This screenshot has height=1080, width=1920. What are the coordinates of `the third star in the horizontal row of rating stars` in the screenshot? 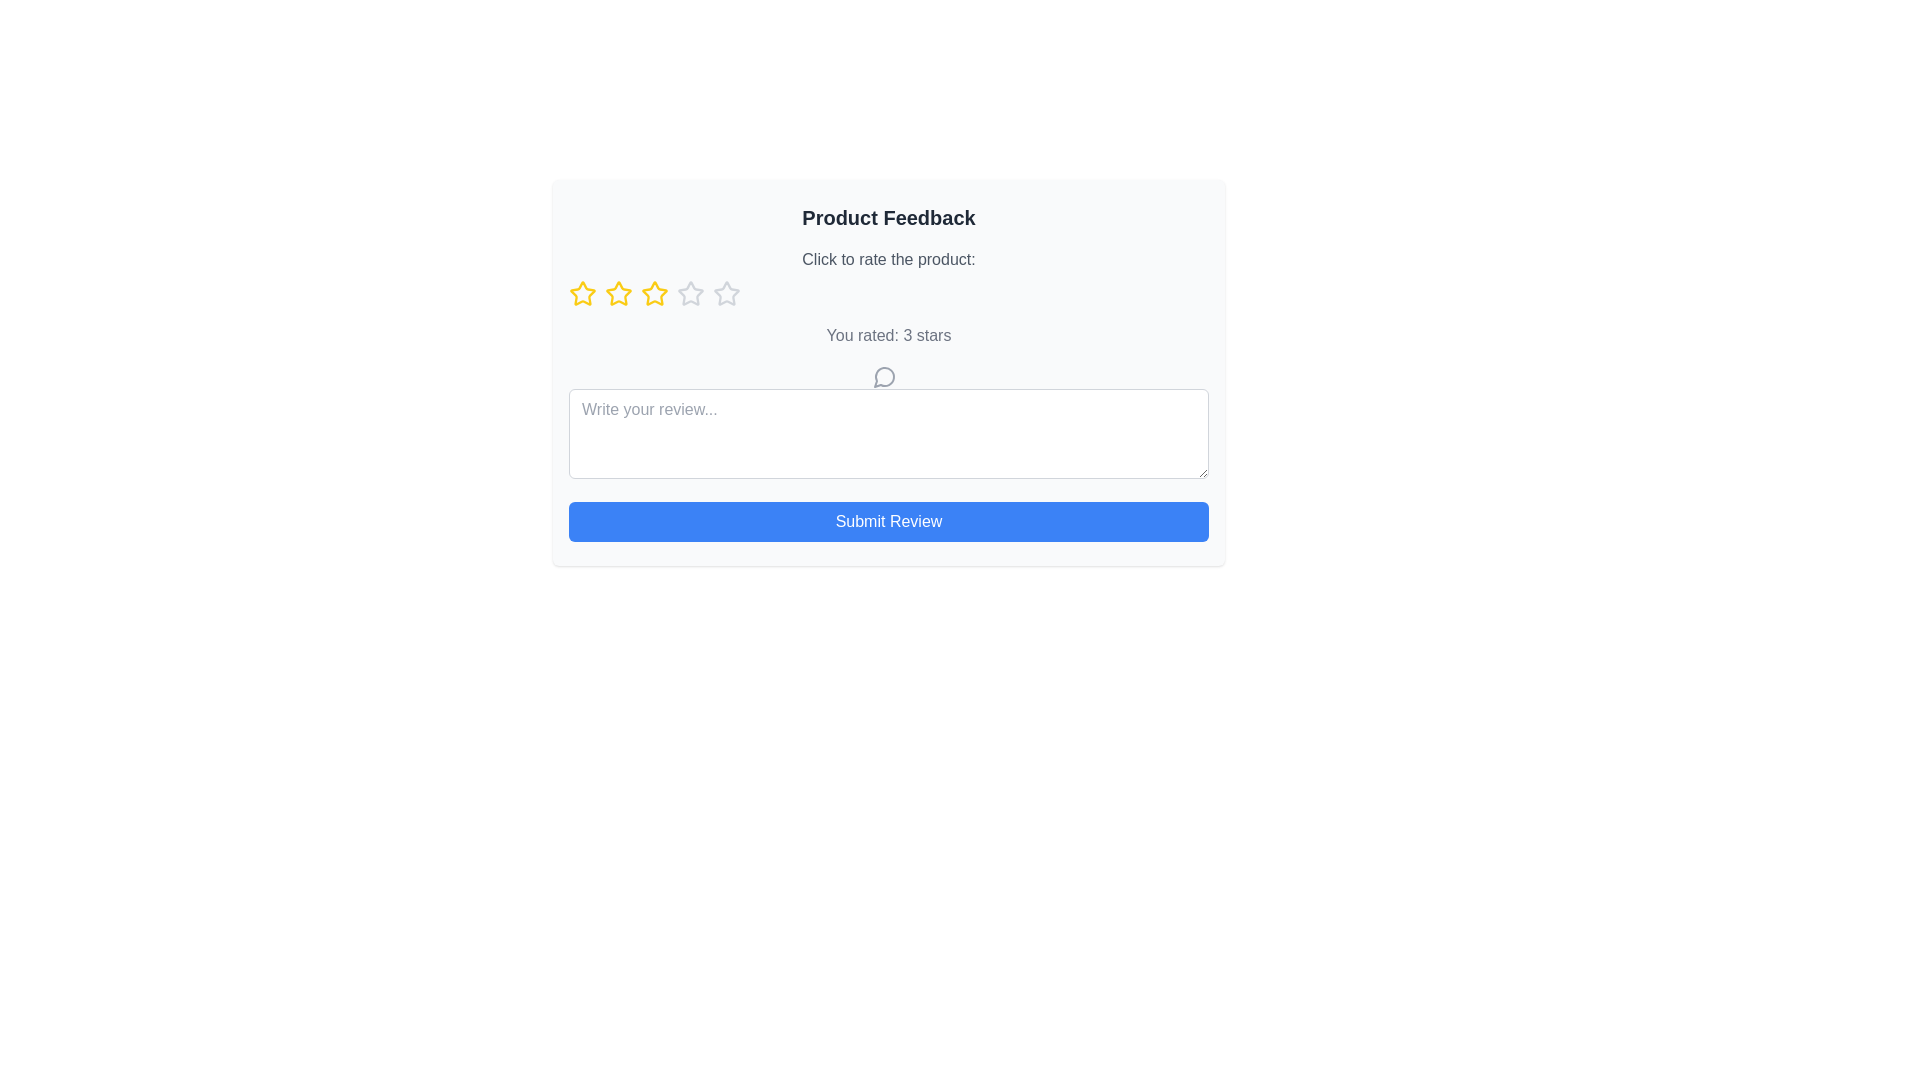 It's located at (618, 293).